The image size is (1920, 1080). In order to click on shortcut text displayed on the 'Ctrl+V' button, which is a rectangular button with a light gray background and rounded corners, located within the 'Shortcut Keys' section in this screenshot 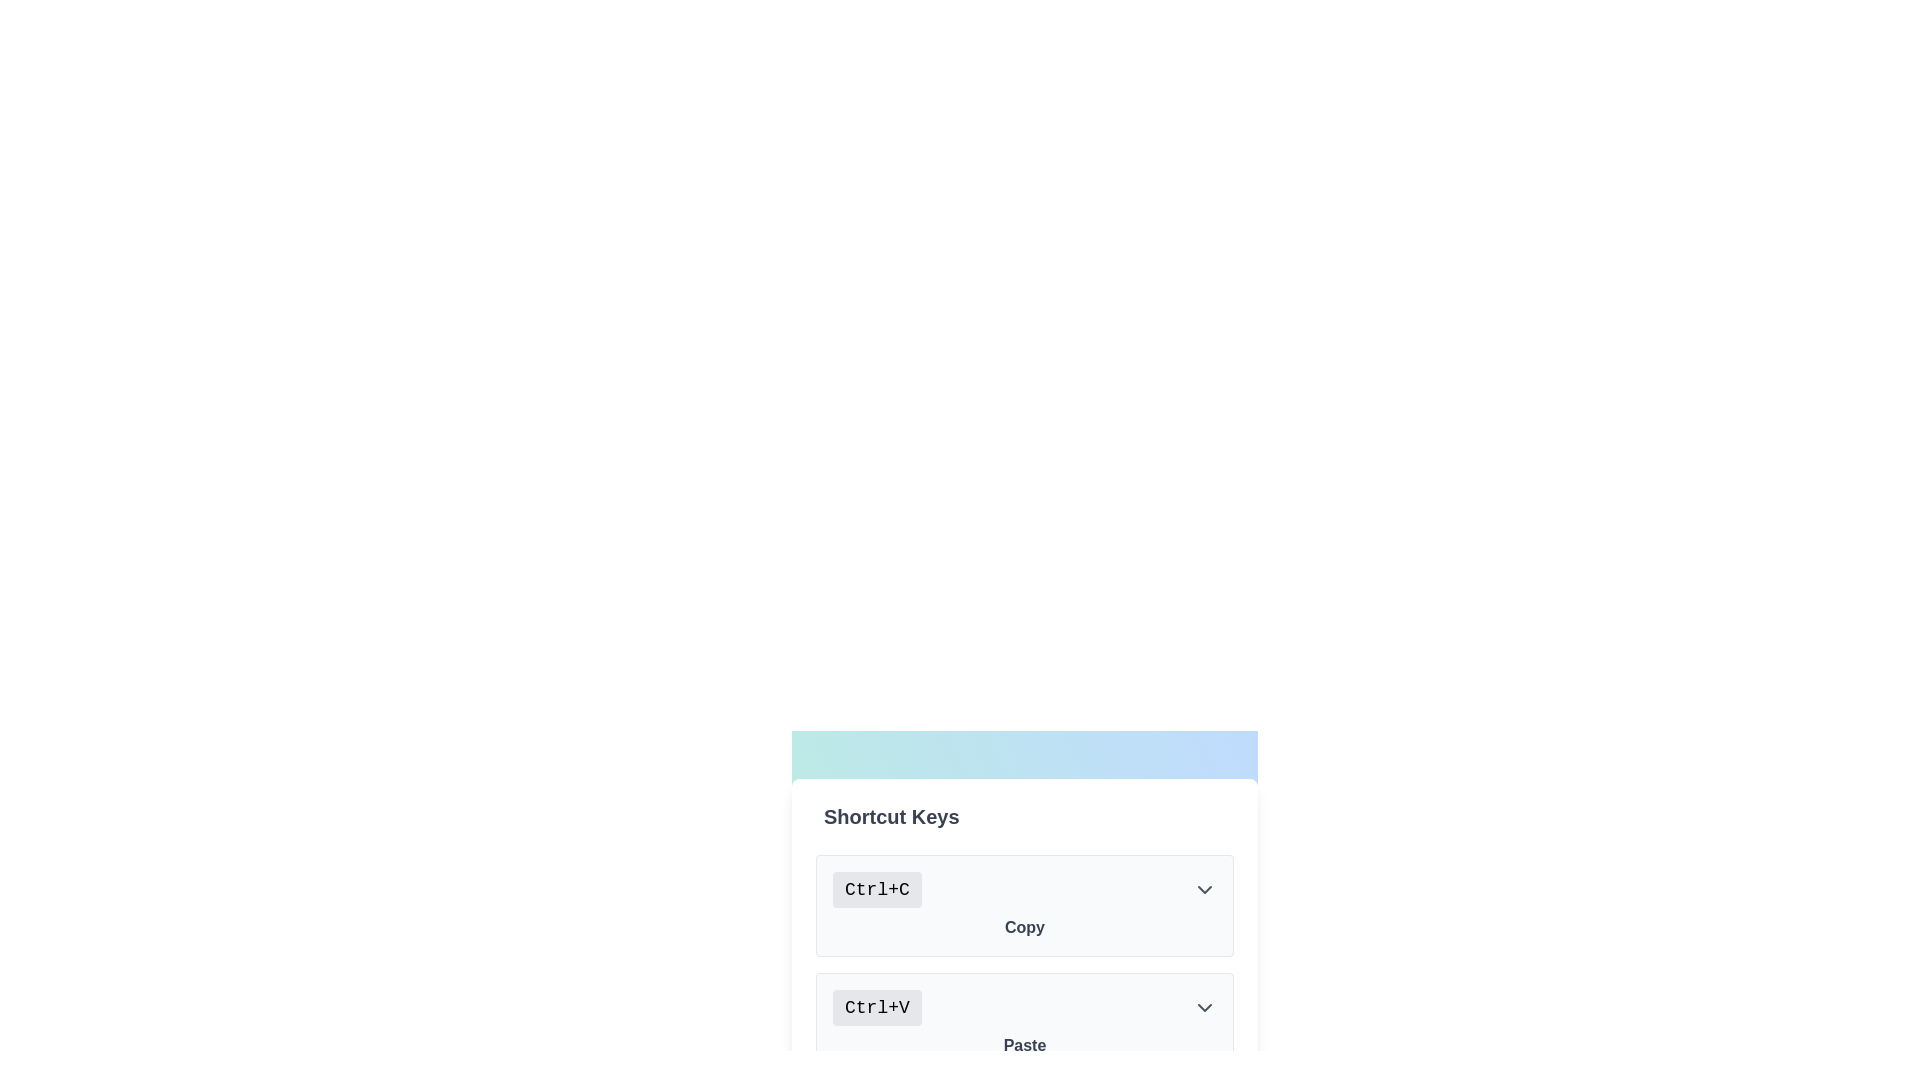, I will do `click(877, 1007)`.